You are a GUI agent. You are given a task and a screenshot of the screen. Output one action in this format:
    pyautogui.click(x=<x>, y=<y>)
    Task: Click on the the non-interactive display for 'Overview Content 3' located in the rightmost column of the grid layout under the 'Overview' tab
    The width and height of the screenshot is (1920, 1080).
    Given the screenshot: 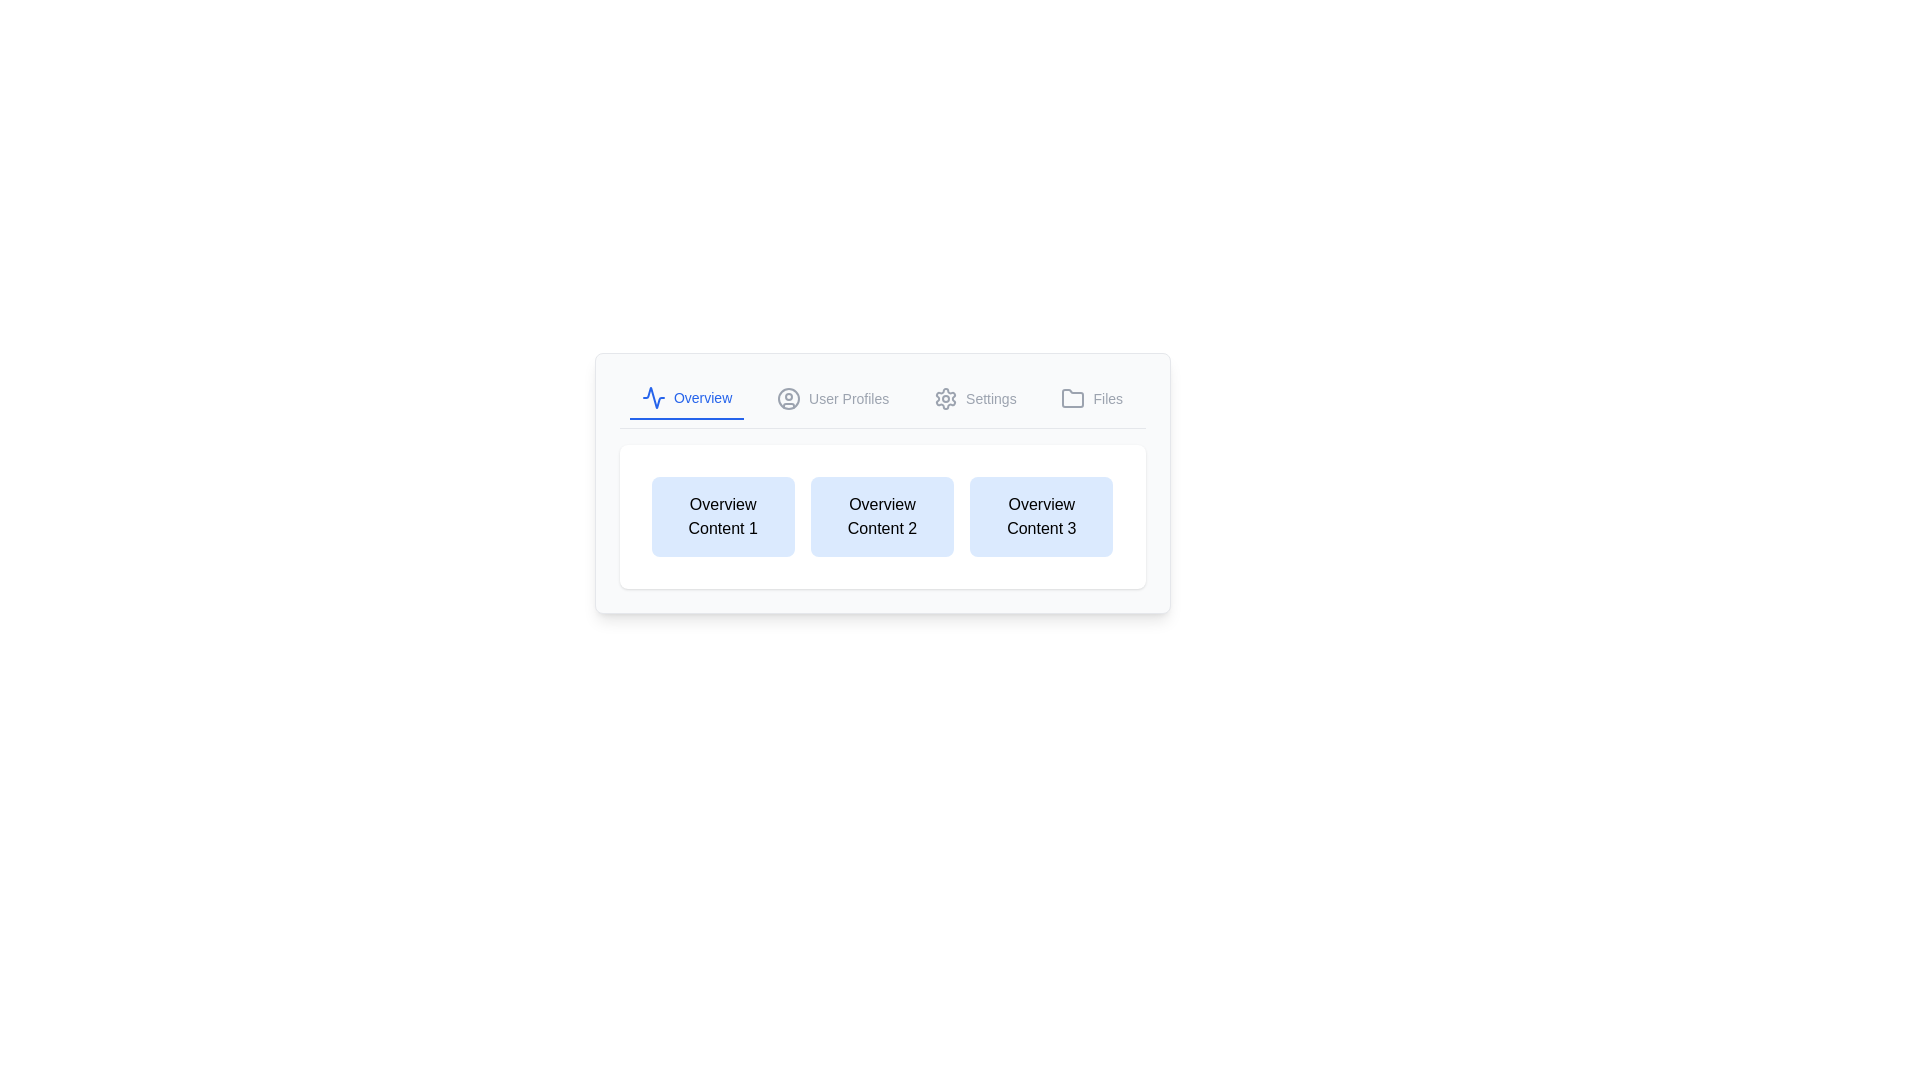 What is the action you would take?
    pyautogui.click(x=1040, y=515)
    